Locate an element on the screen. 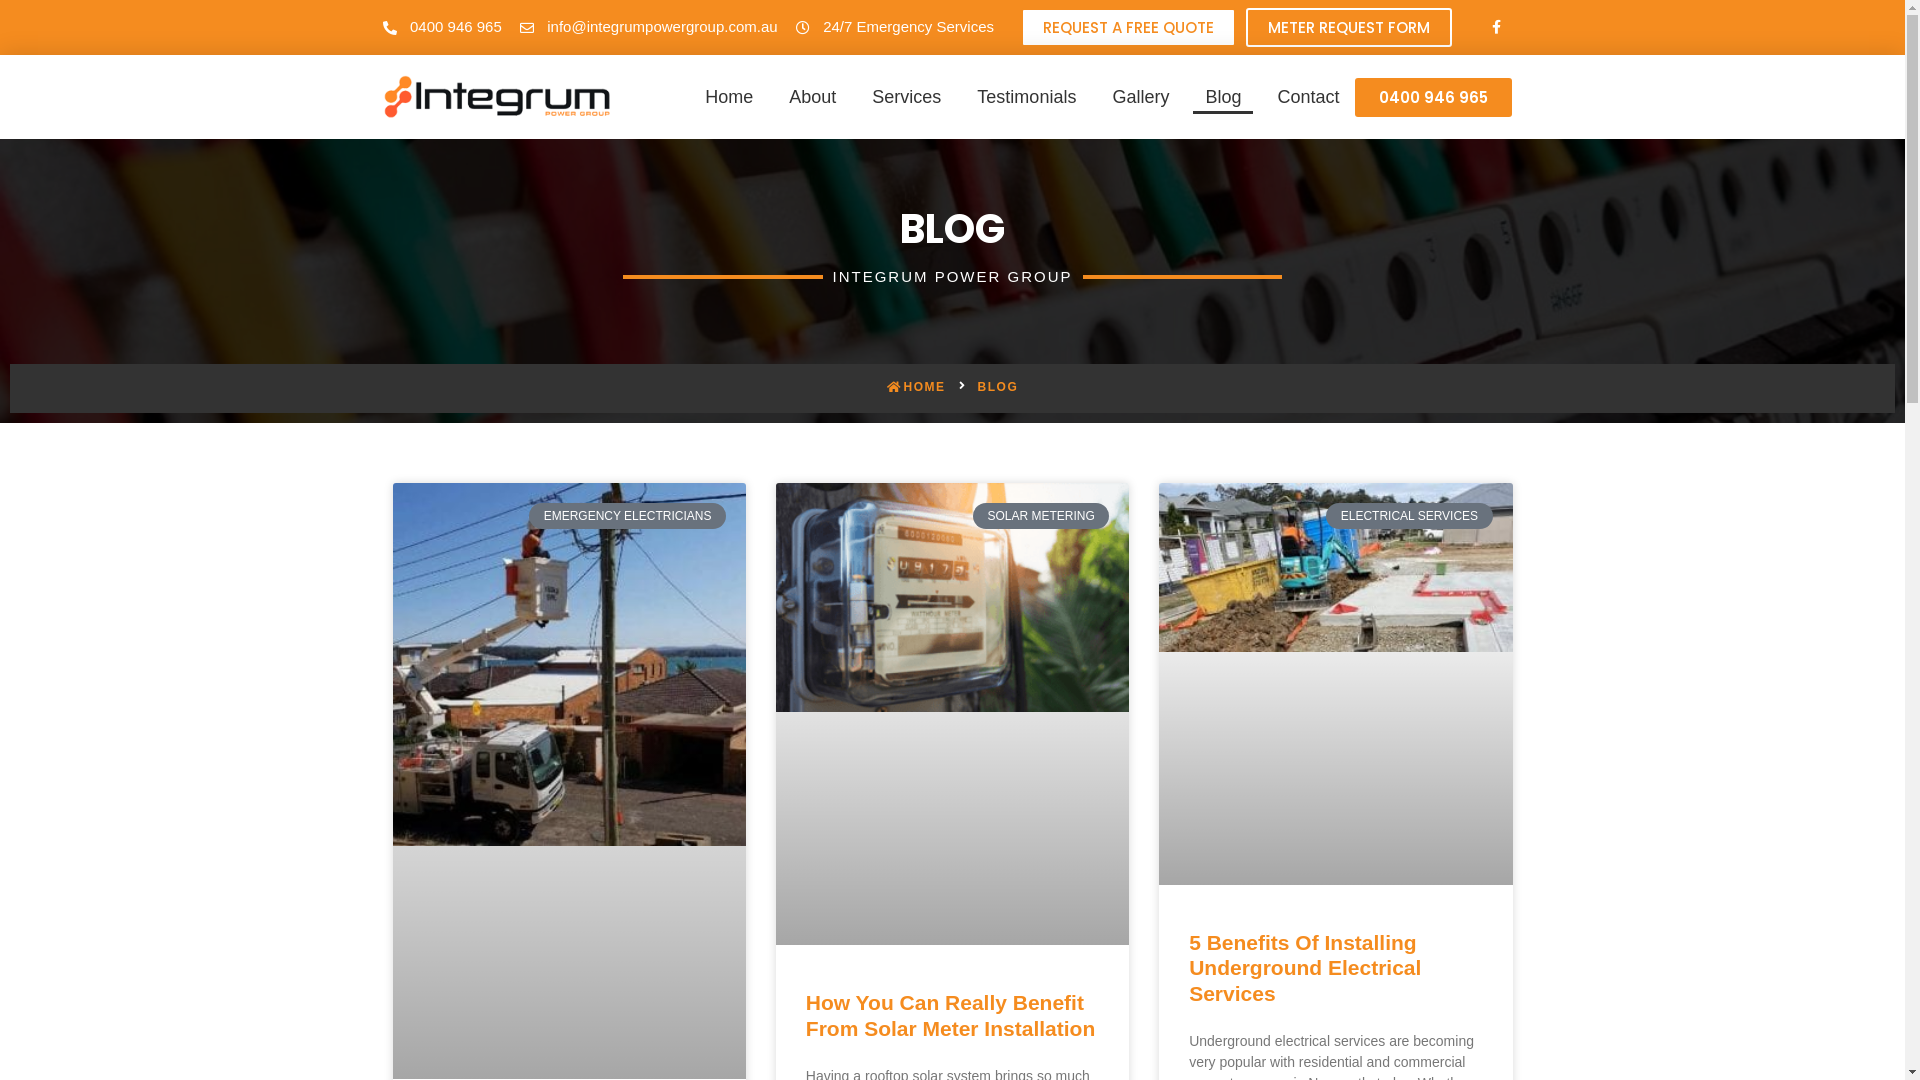 The height and width of the screenshot is (1080, 1920). 'How You Can Really Benefit From Solar Meter Installation' is located at coordinates (949, 1014).